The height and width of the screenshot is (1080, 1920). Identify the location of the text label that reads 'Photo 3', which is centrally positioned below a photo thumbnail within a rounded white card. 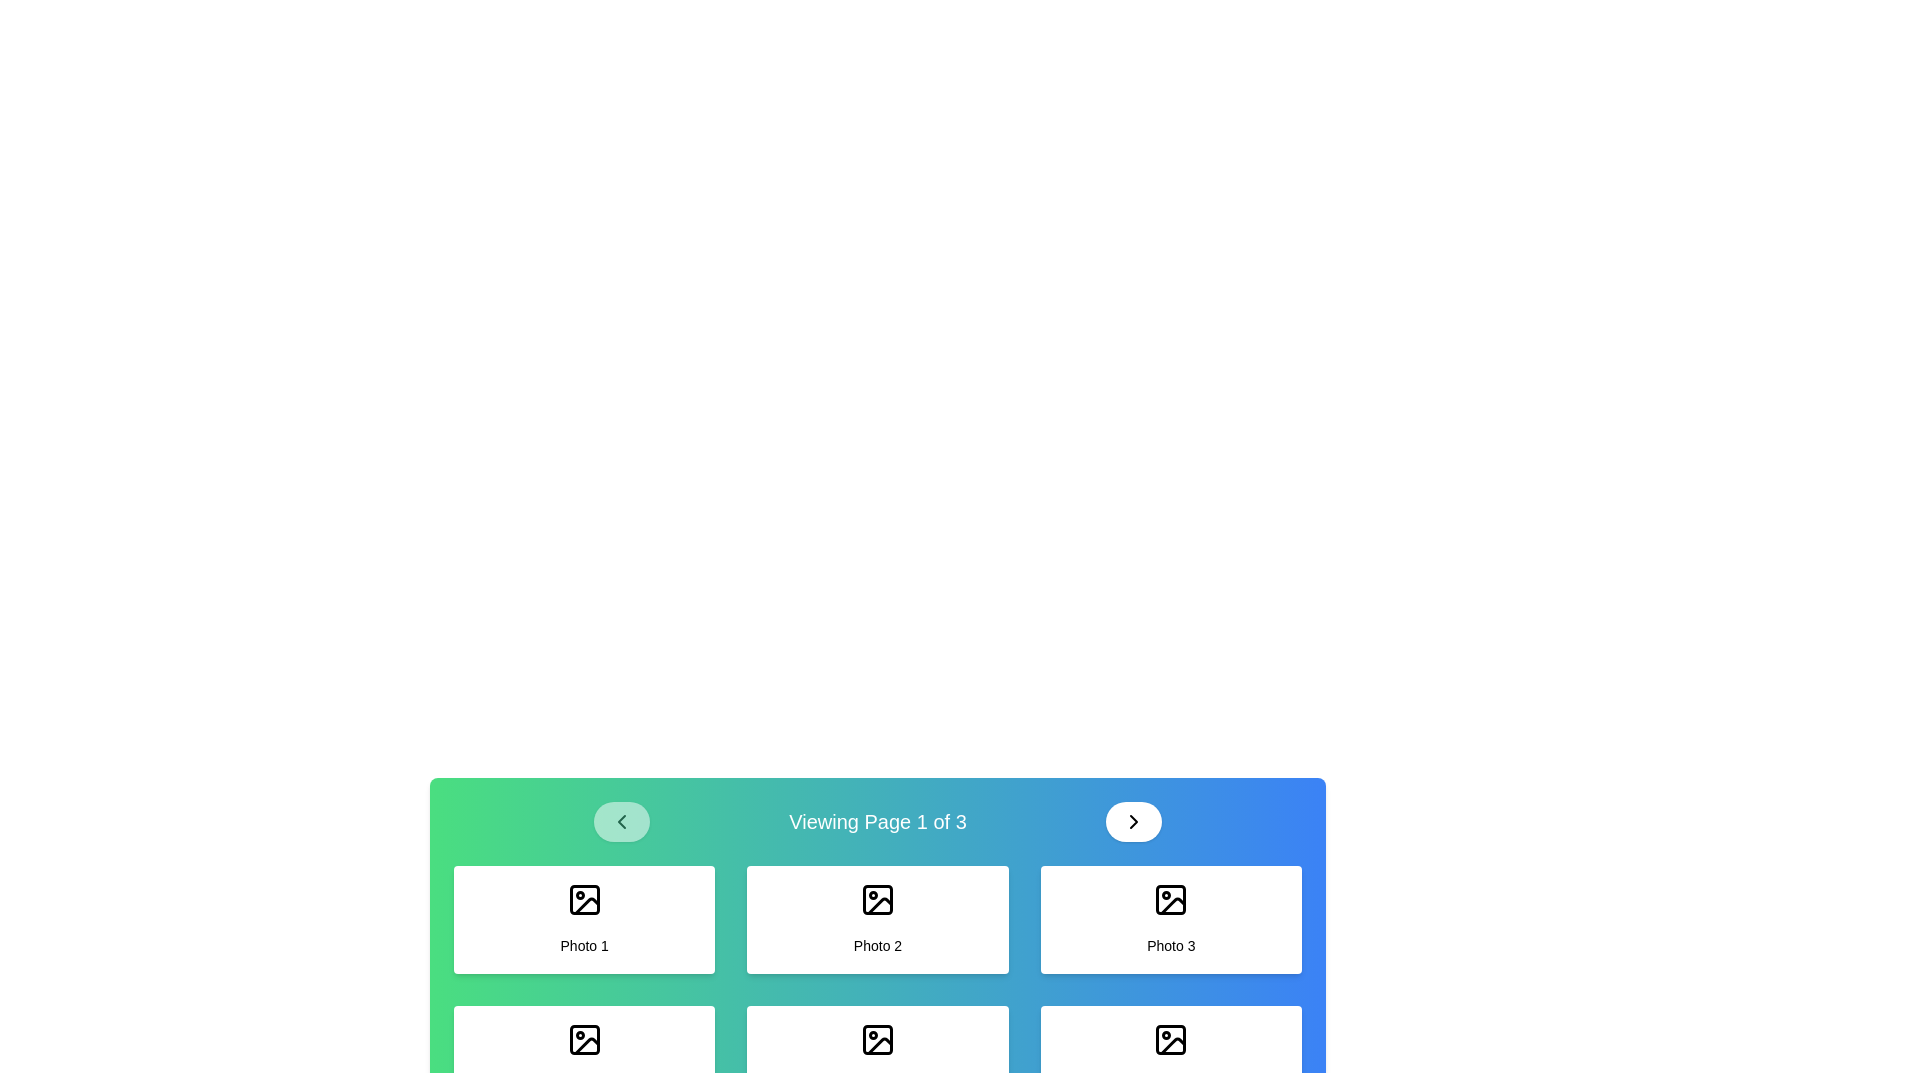
(1171, 945).